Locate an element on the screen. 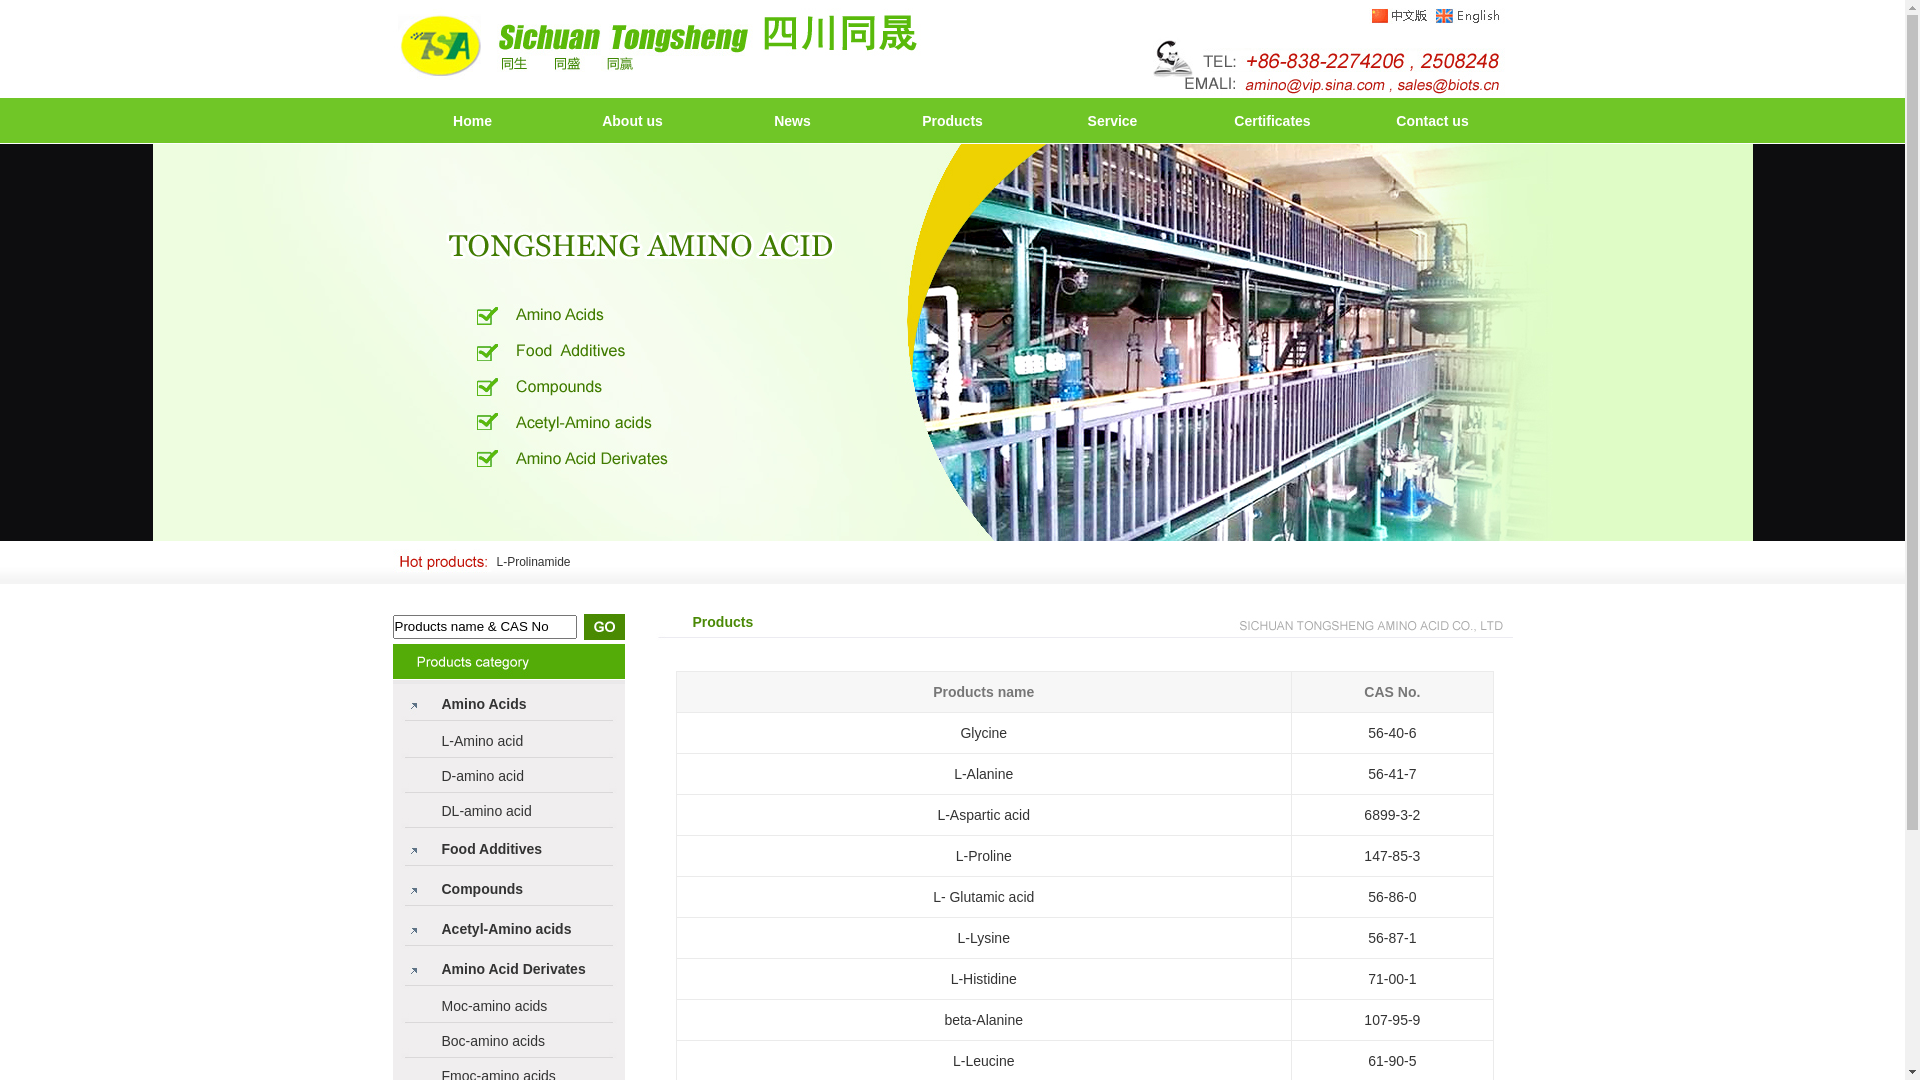  'L-Histidine' is located at coordinates (983, 977).